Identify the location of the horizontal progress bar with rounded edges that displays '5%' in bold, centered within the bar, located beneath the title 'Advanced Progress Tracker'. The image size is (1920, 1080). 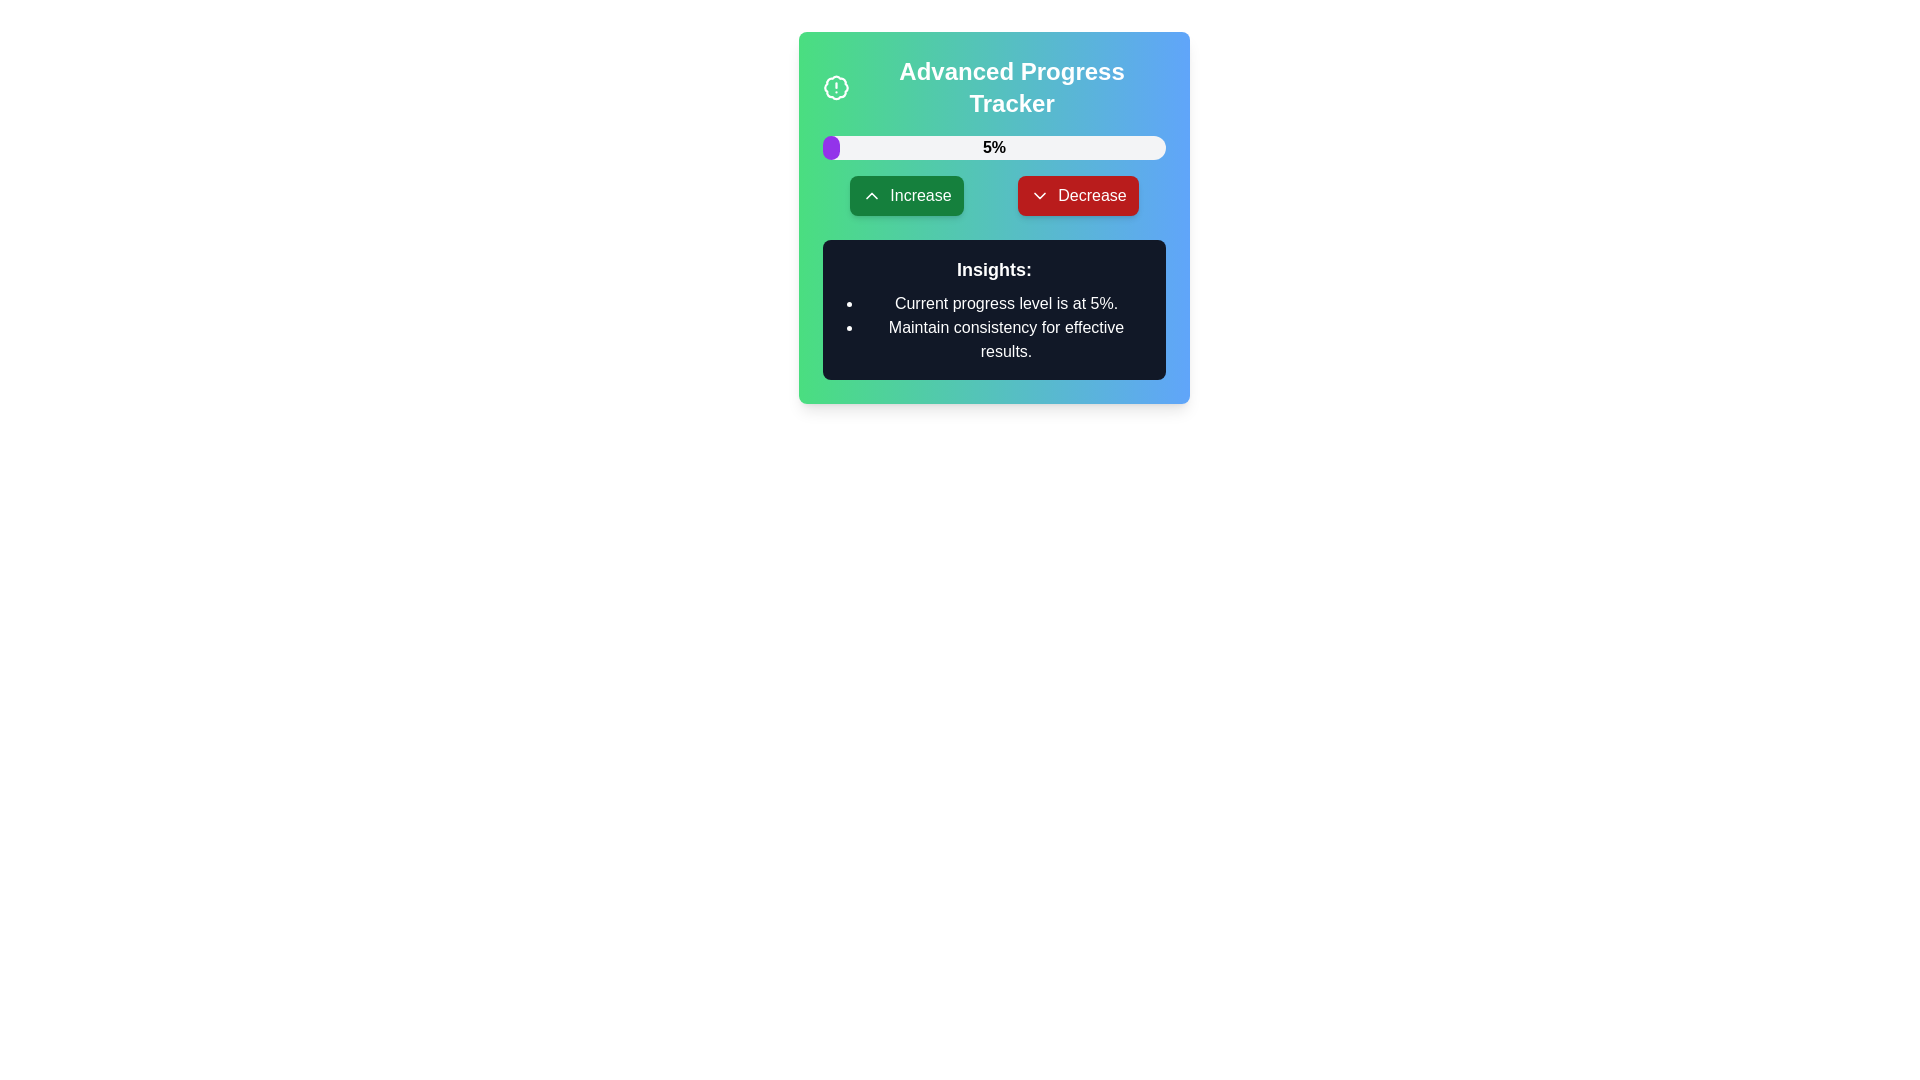
(994, 146).